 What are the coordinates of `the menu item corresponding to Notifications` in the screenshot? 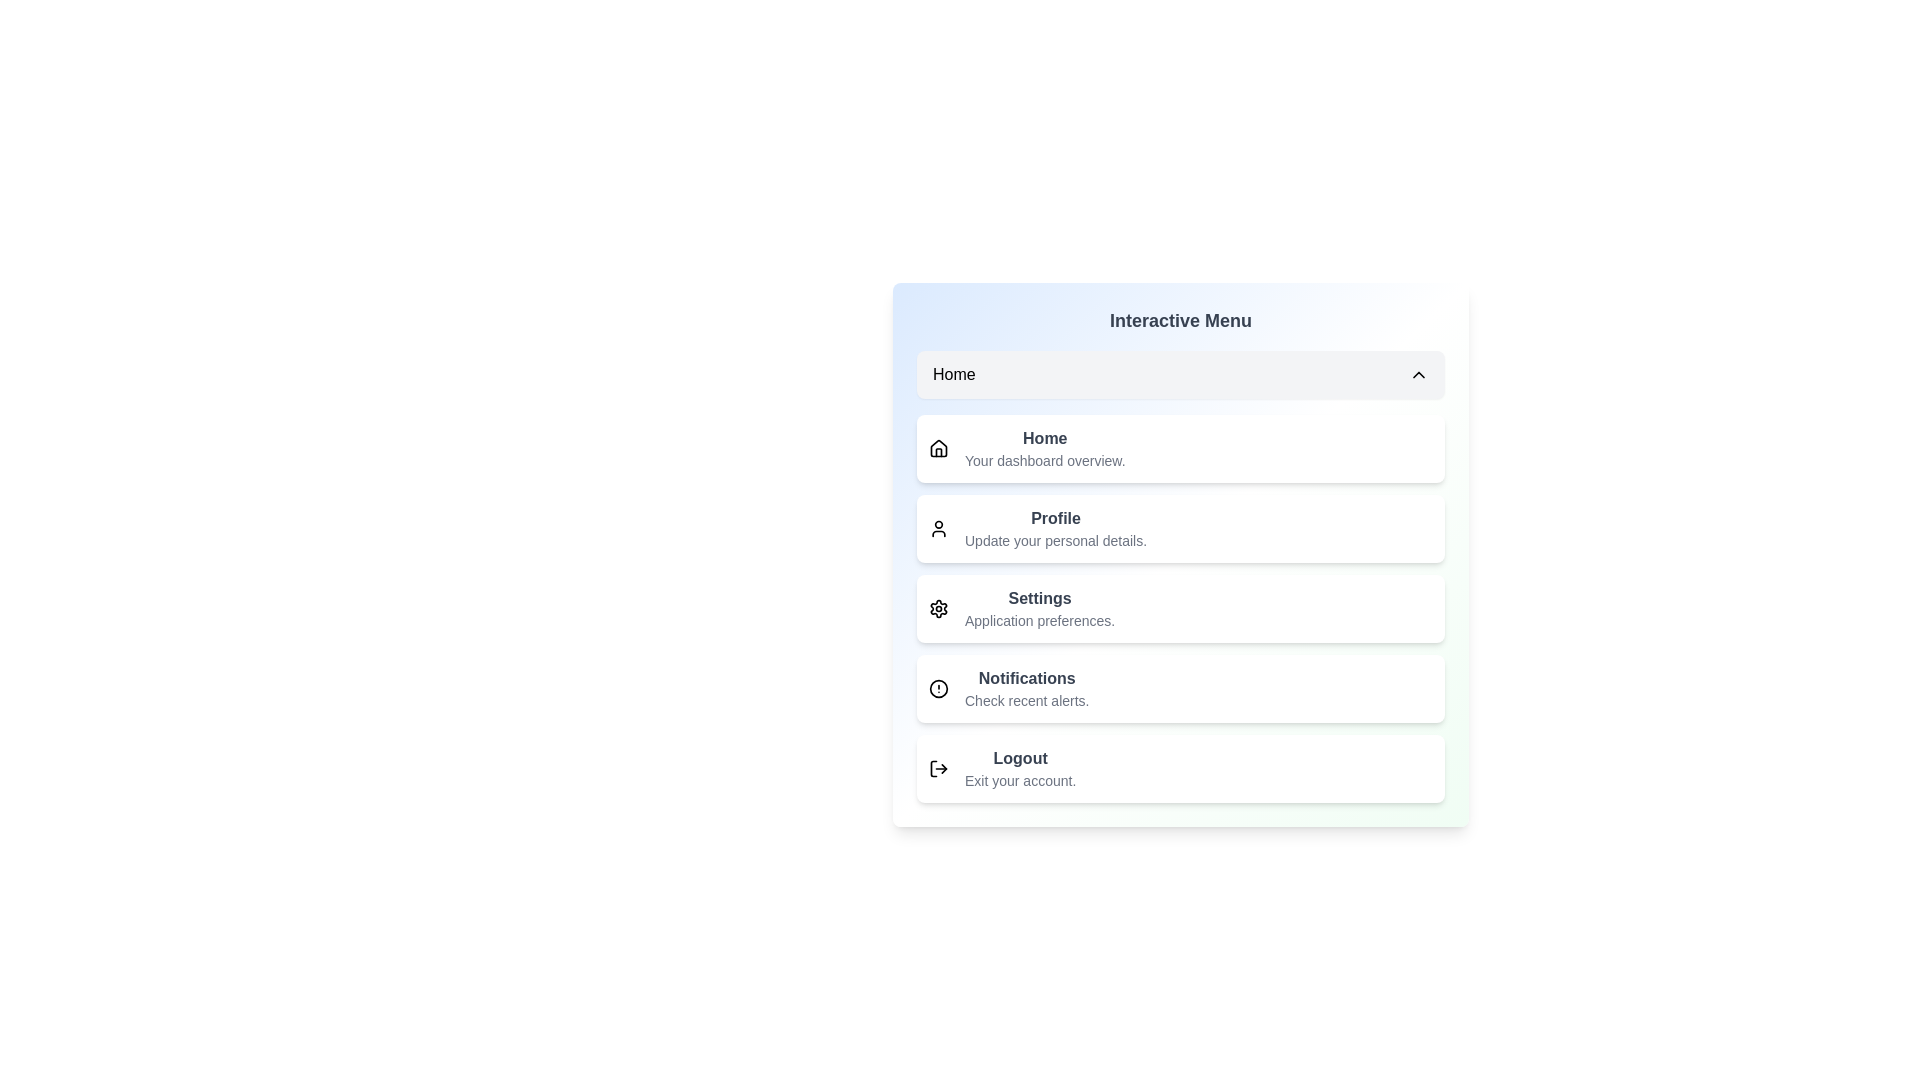 It's located at (1180, 688).